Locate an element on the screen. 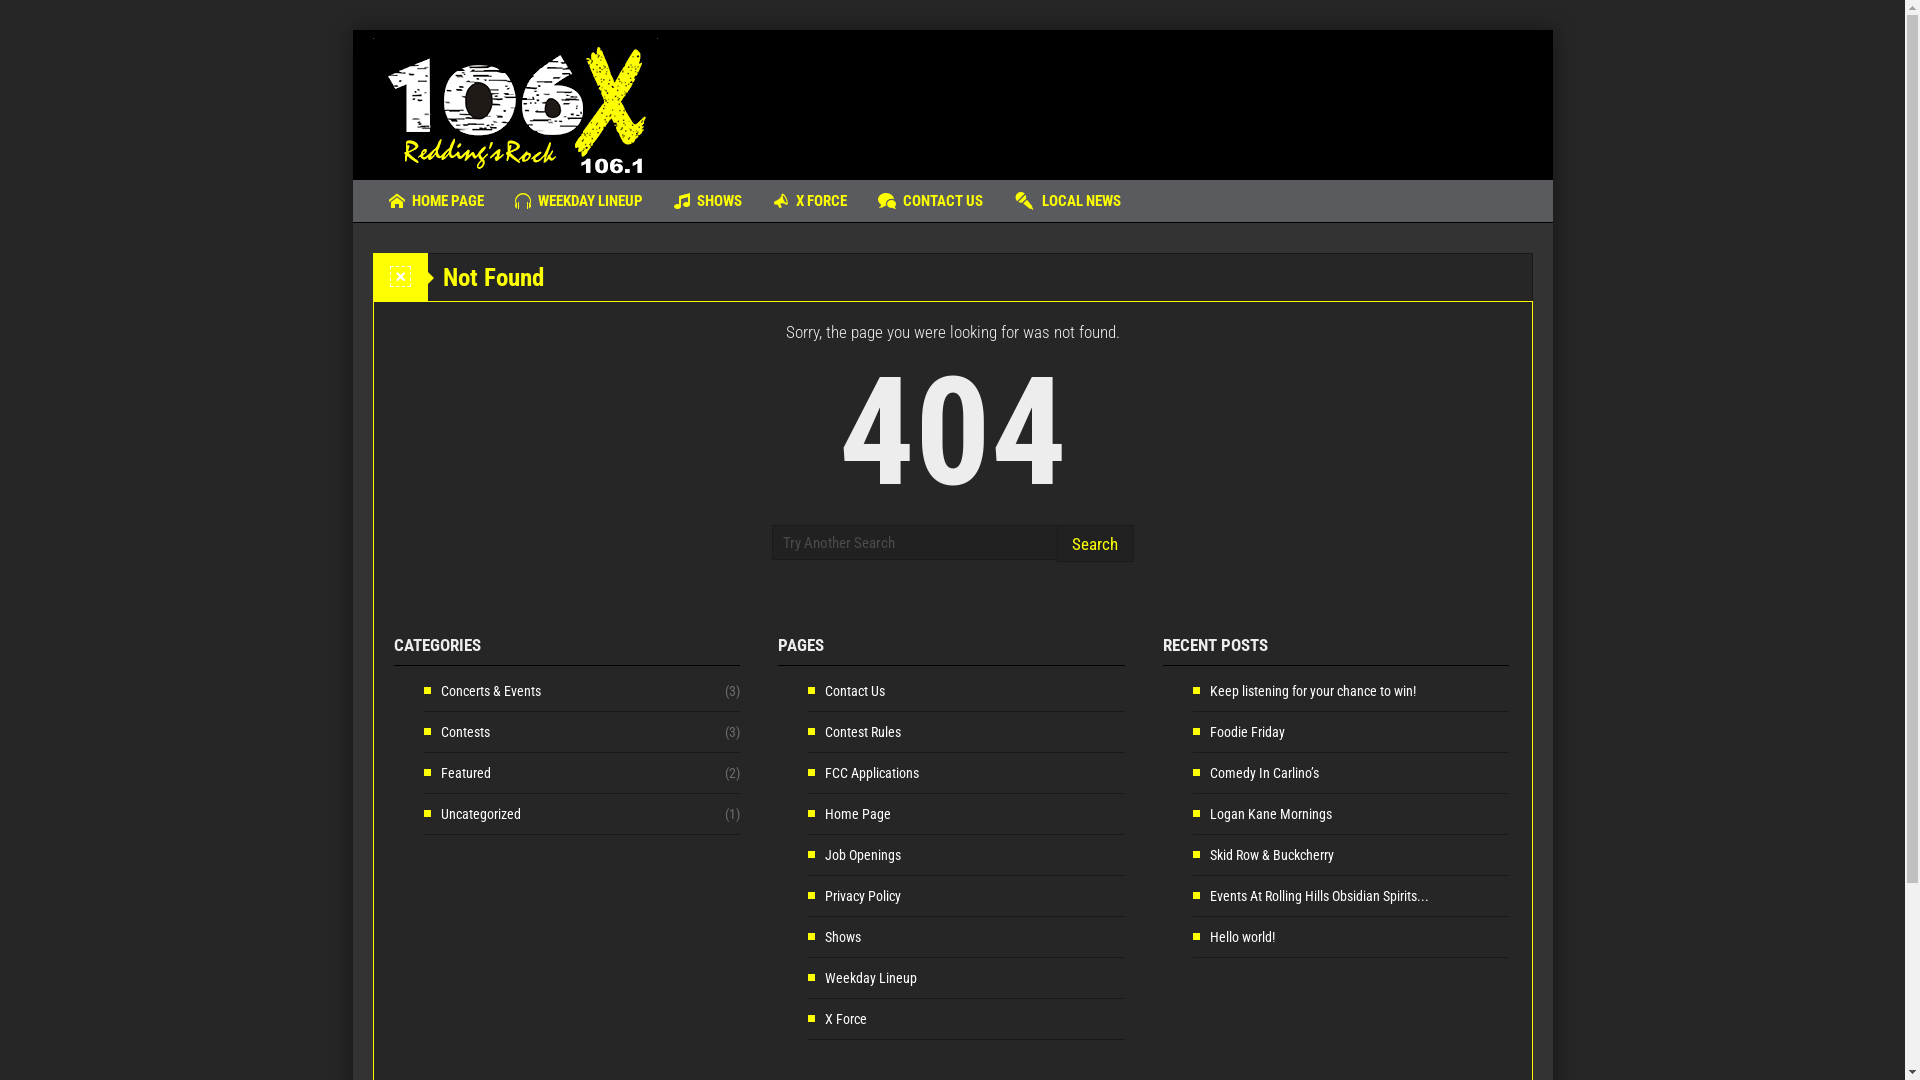  'Hello world!' is located at coordinates (1232, 937).